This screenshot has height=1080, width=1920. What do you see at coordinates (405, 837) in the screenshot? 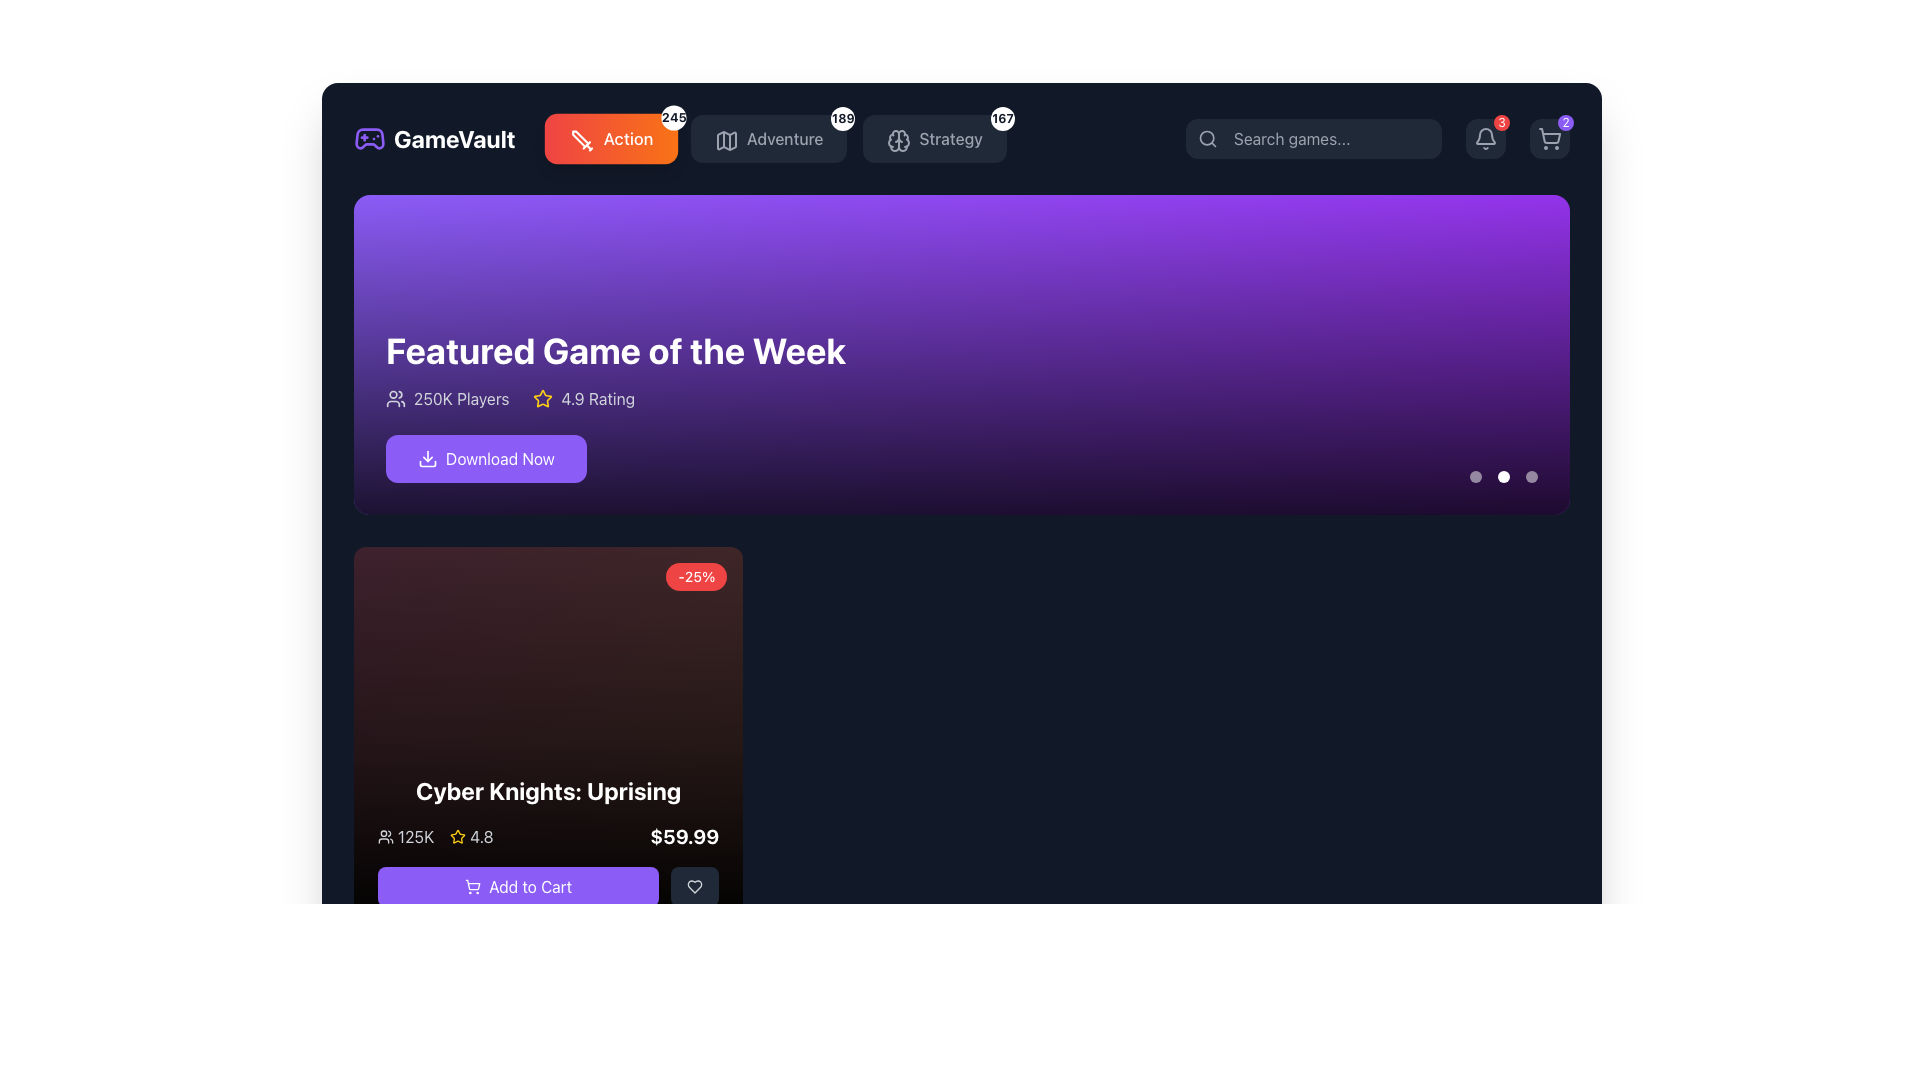
I see `the text-label displaying '125K' alongside the group of people icon, located in the lower section of the 'Cyber Knights: Uprising' game card` at bounding box center [405, 837].